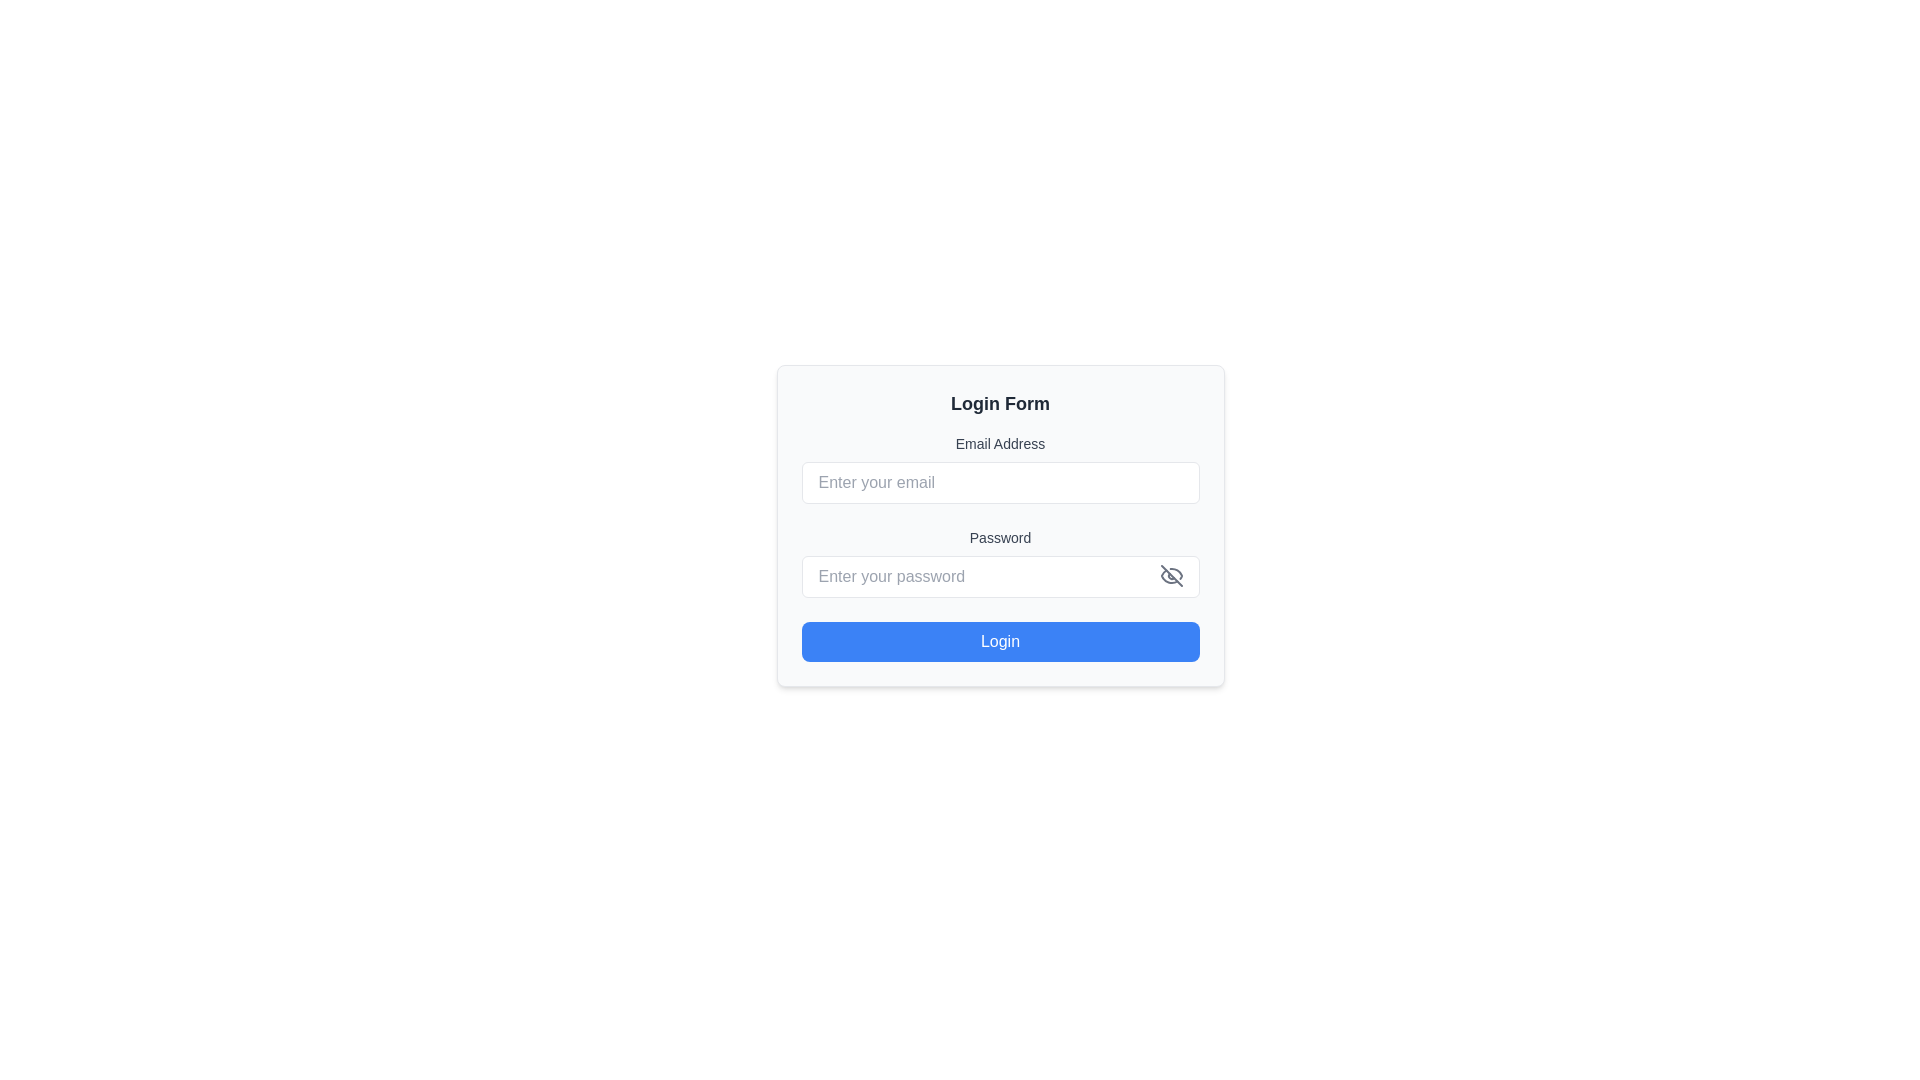  What do you see at coordinates (1171, 575) in the screenshot?
I see `the eye icon button in the upper-right corner of the password input field` at bounding box center [1171, 575].